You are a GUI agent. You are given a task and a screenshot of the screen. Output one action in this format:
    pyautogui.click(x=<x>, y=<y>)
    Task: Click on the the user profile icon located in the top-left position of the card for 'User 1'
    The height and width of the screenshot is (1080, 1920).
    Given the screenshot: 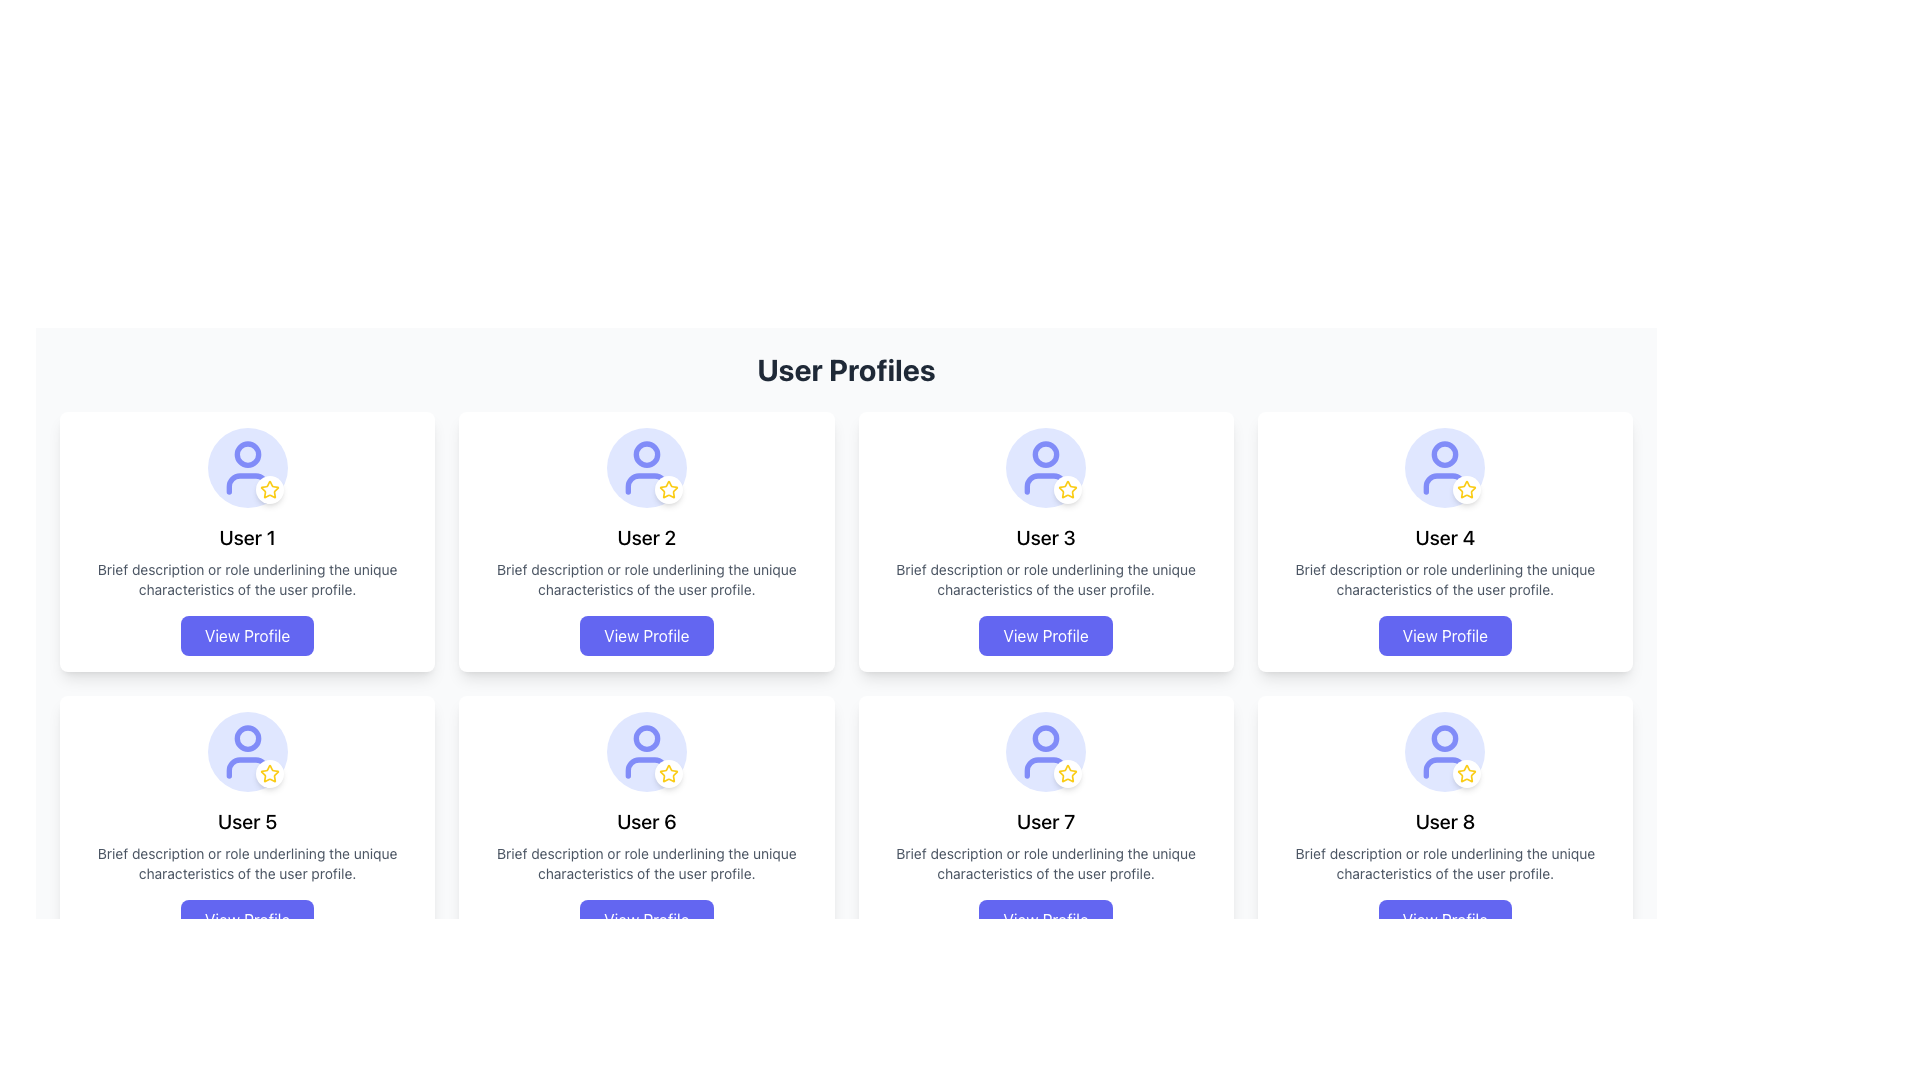 What is the action you would take?
    pyautogui.click(x=246, y=467)
    